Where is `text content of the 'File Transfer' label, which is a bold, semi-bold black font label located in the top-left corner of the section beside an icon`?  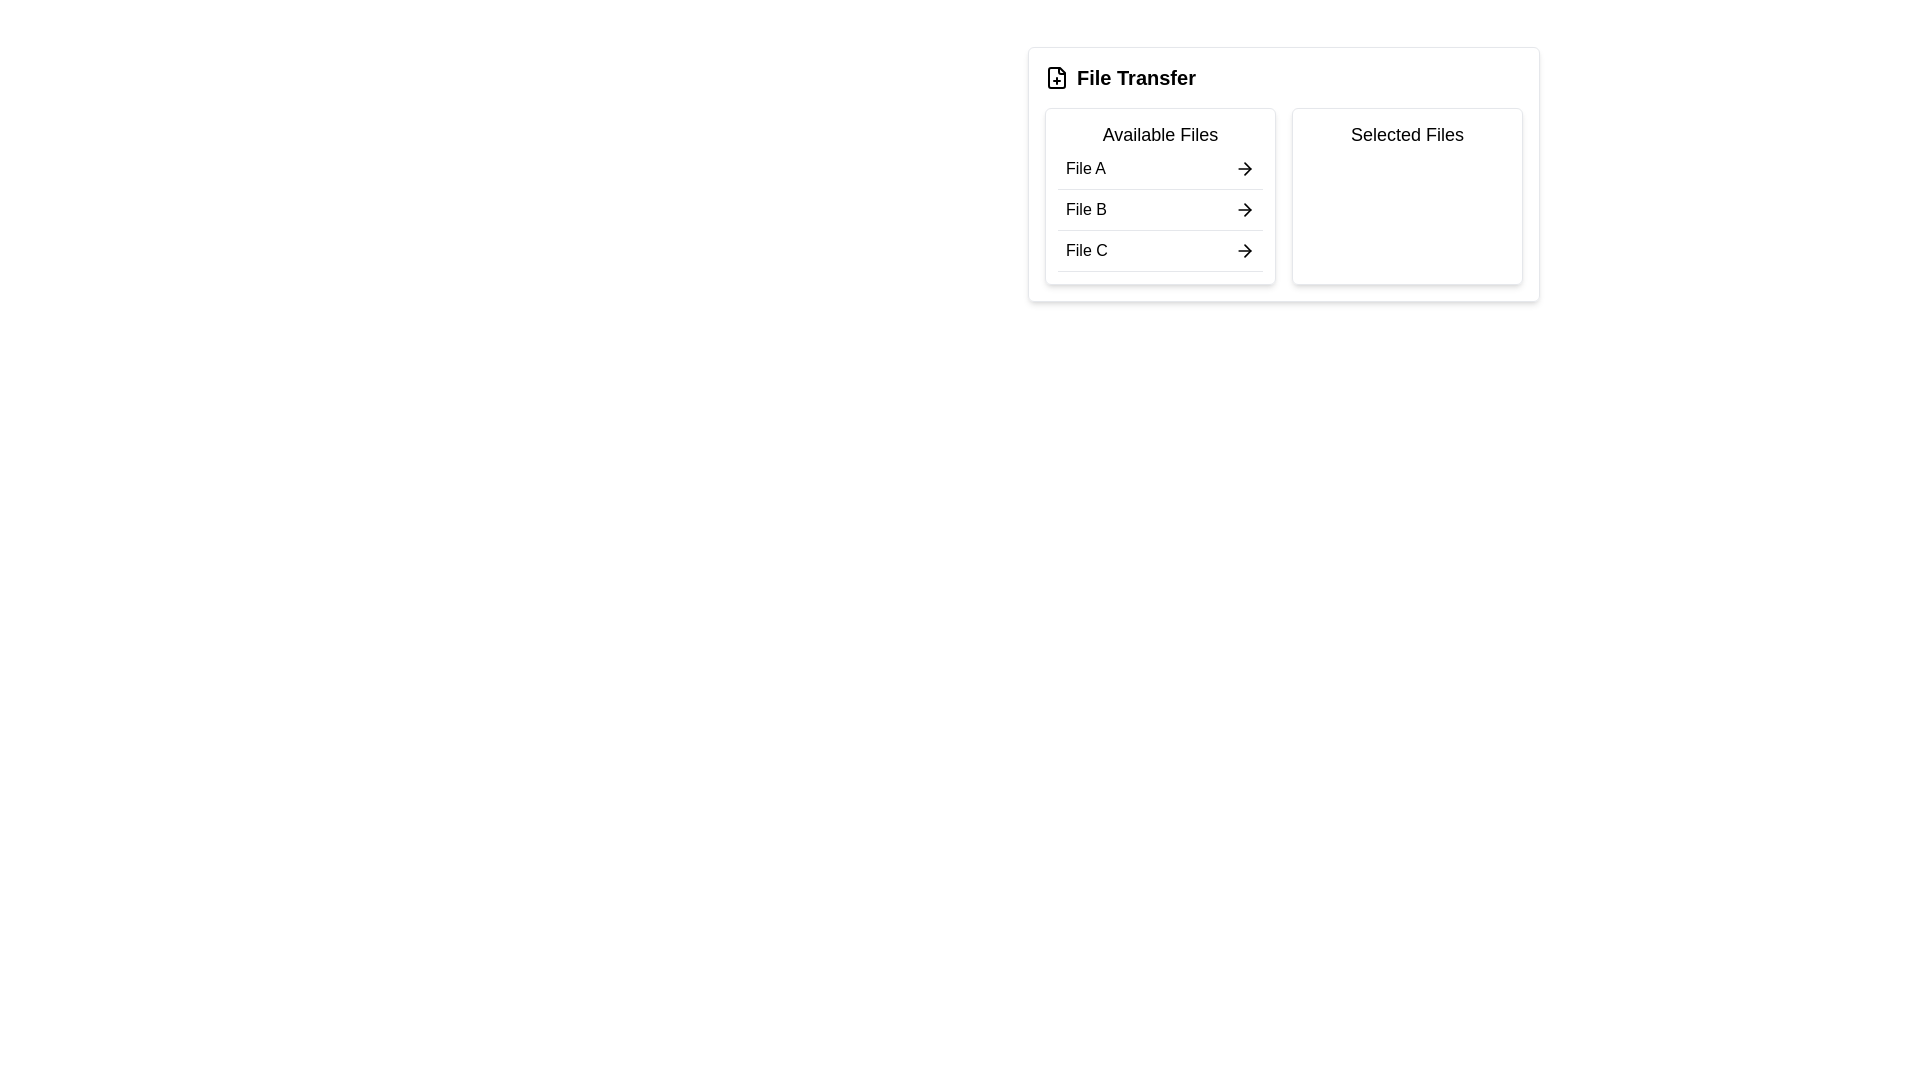
text content of the 'File Transfer' label, which is a bold, semi-bold black font label located in the top-left corner of the section beside an icon is located at coordinates (1136, 76).